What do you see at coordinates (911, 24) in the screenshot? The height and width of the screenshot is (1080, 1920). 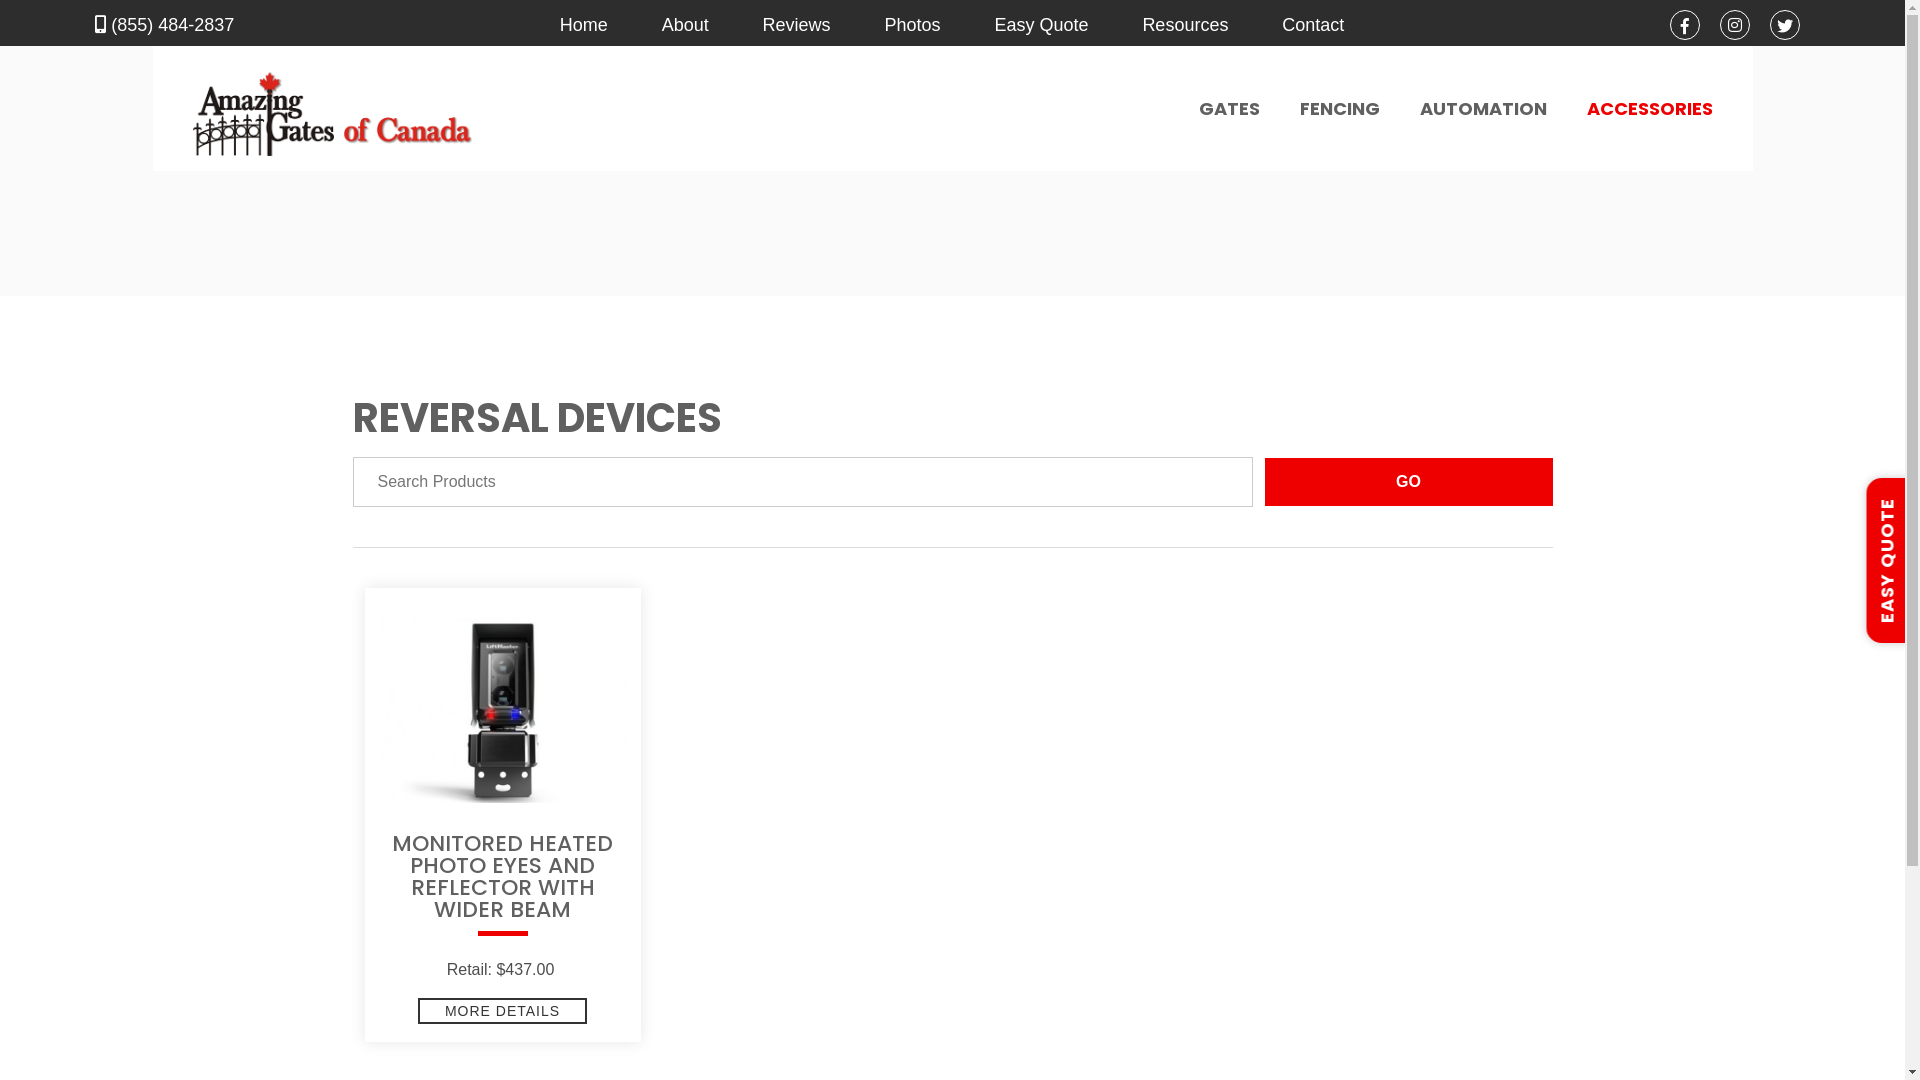 I see `'Photos'` at bounding box center [911, 24].